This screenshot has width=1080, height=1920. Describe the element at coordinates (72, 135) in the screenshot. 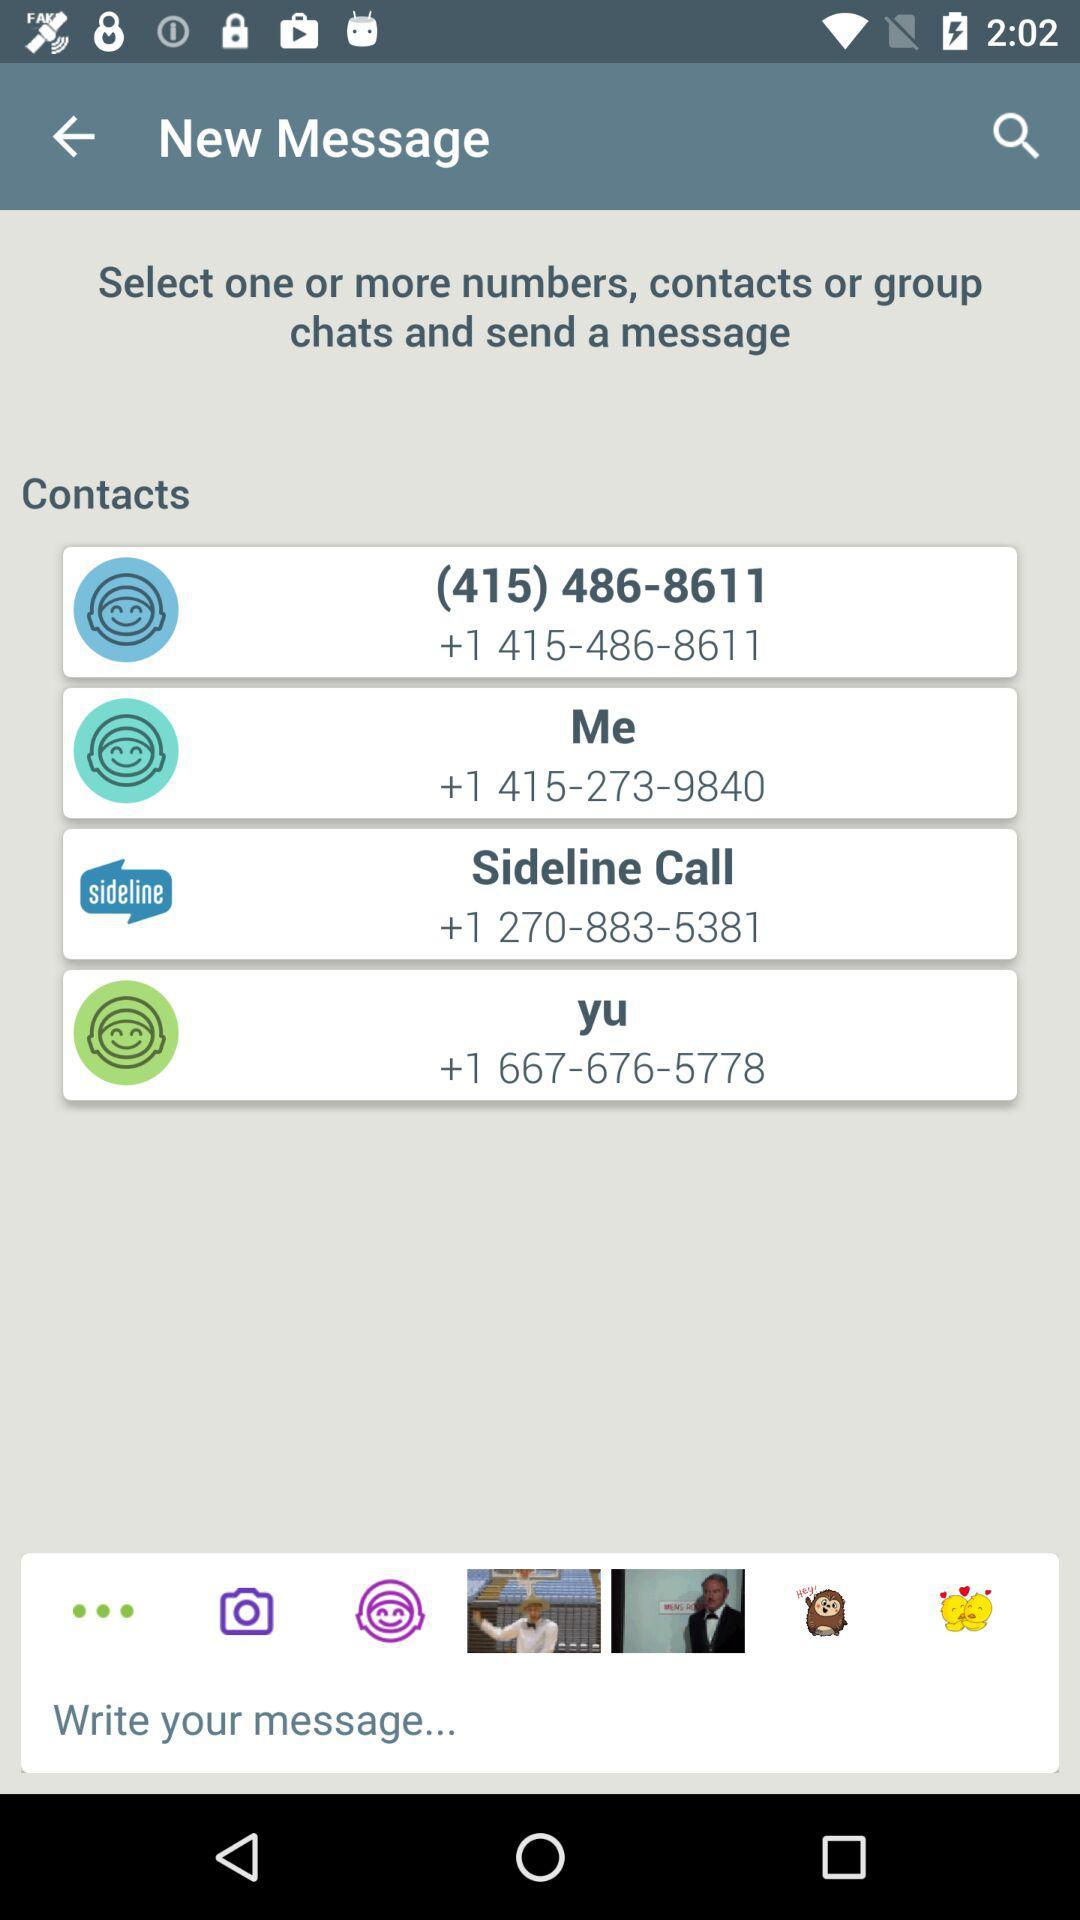

I see `the icon to the left of new message` at that location.